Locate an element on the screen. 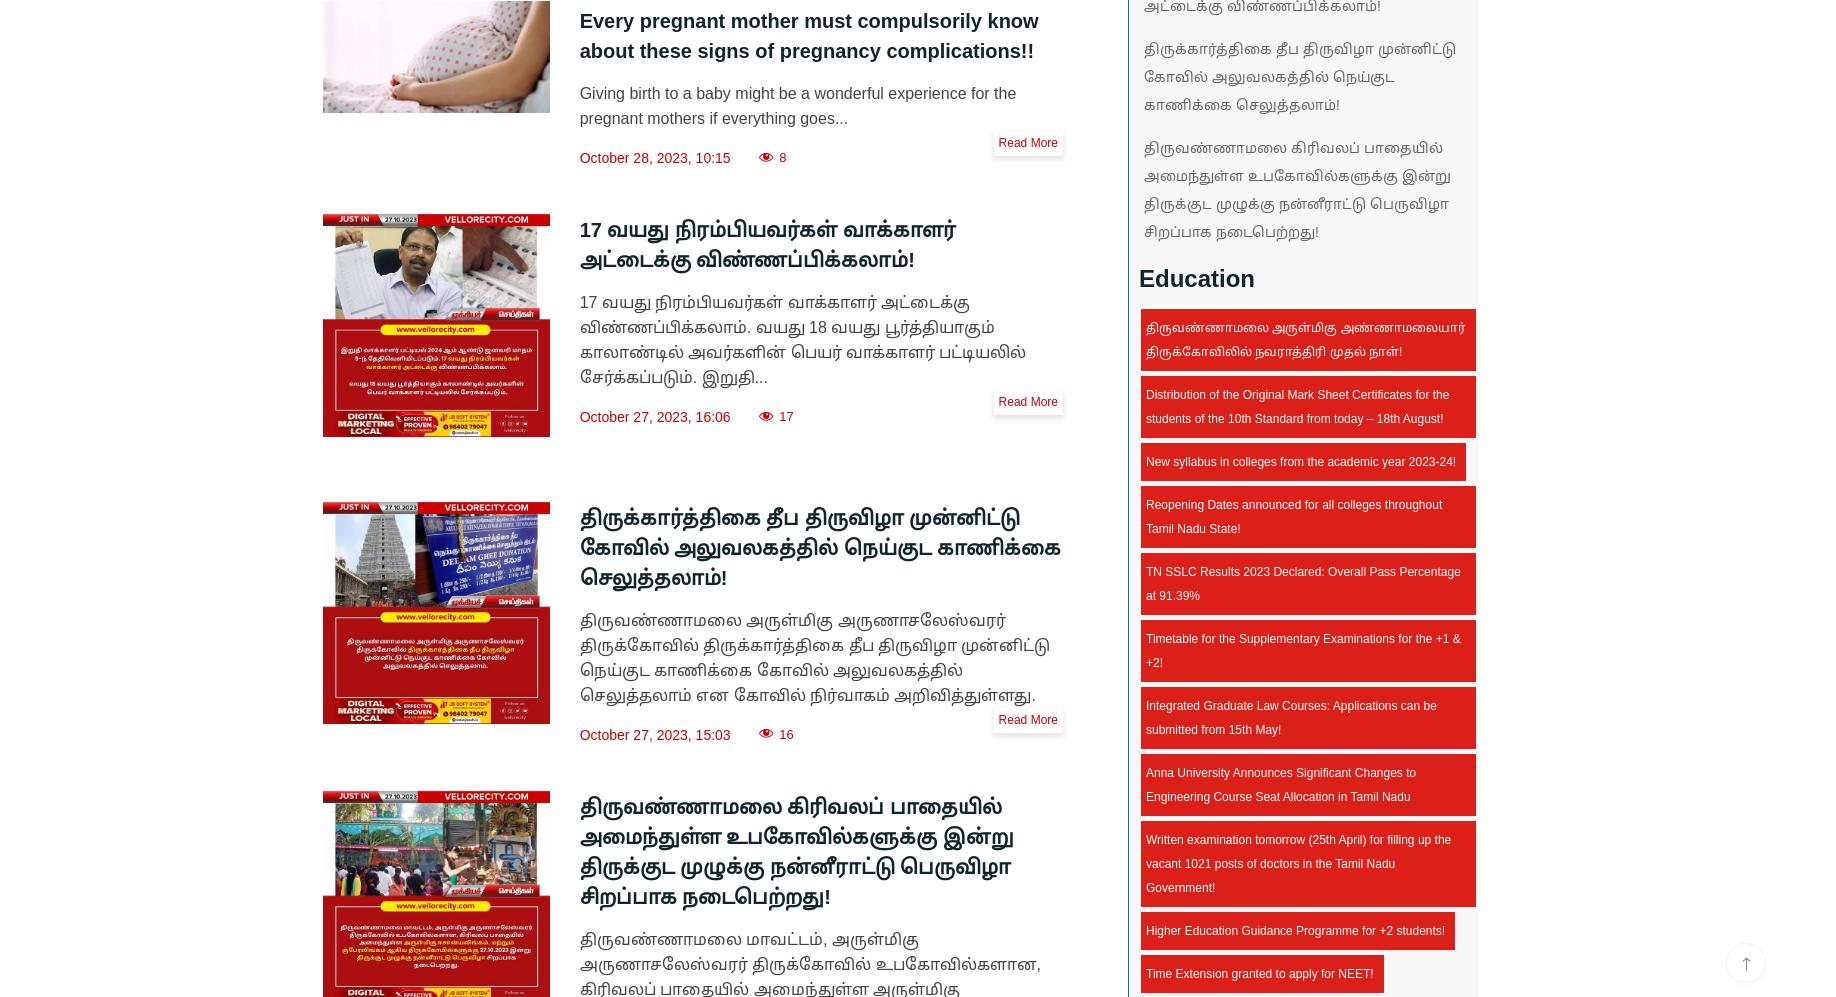 This screenshot has height=997, width=1836. 'TN SSLC Results 2023 Declared: Overall Pass Percentage at 91.39%' is located at coordinates (1302, 584).